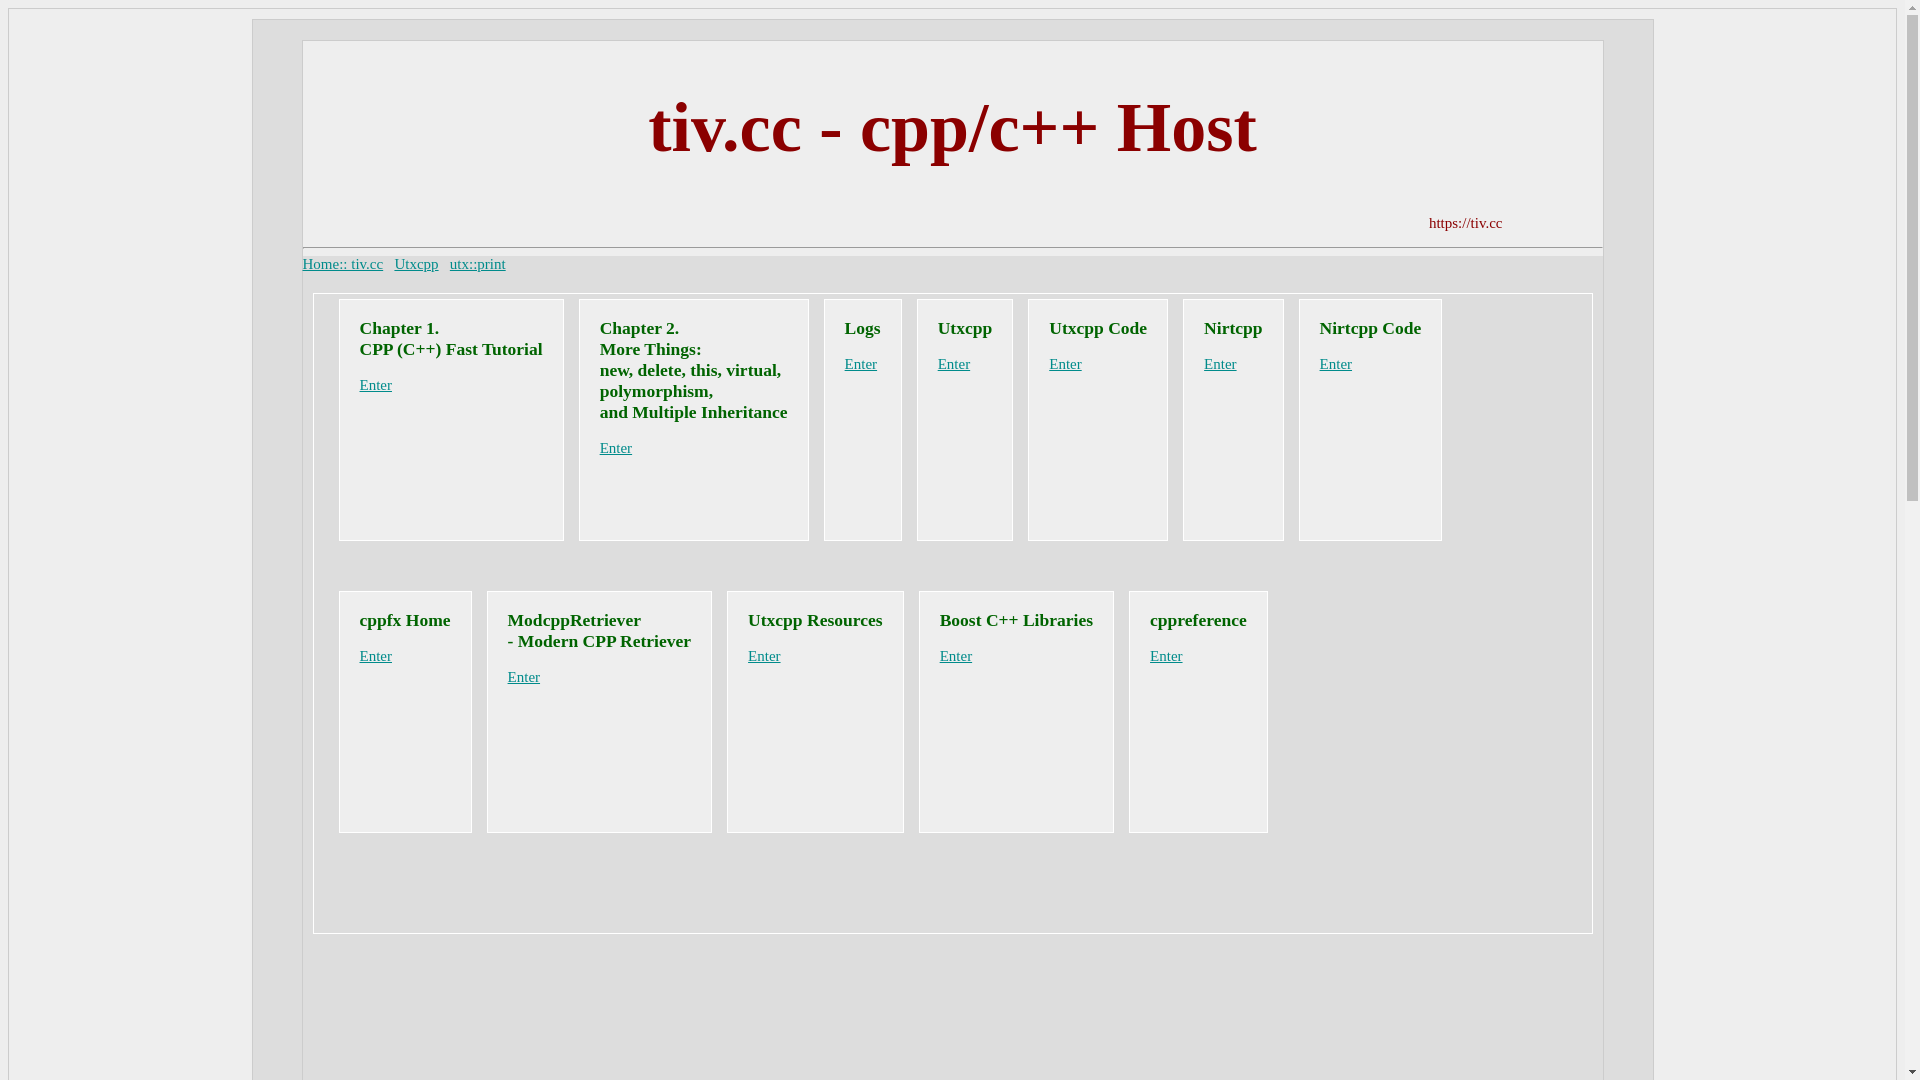 The height and width of the screenshot is (1080, 1920). What do you see at coordinates (508, 676) in the screenshot?
I see `'Enter'` at bounding box center [508, 676].